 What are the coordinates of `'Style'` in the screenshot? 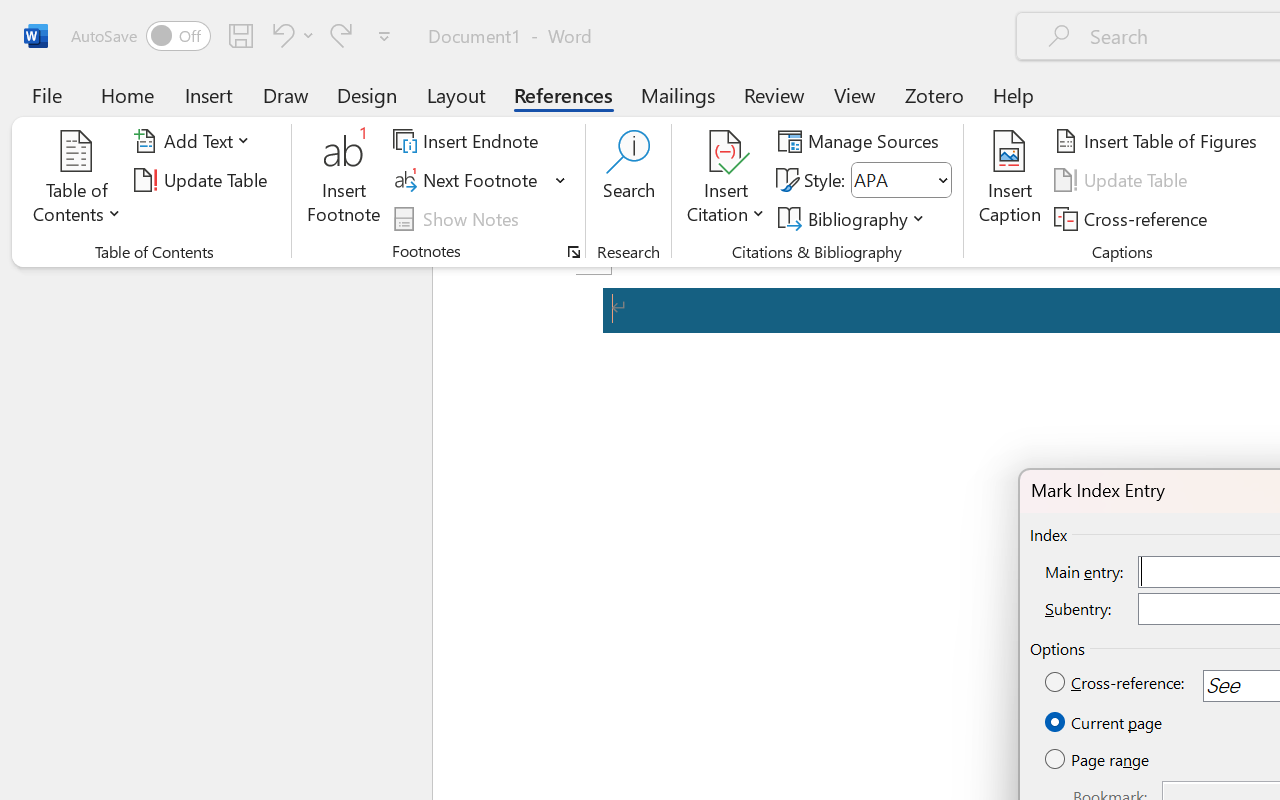 It's located at (891, 178).